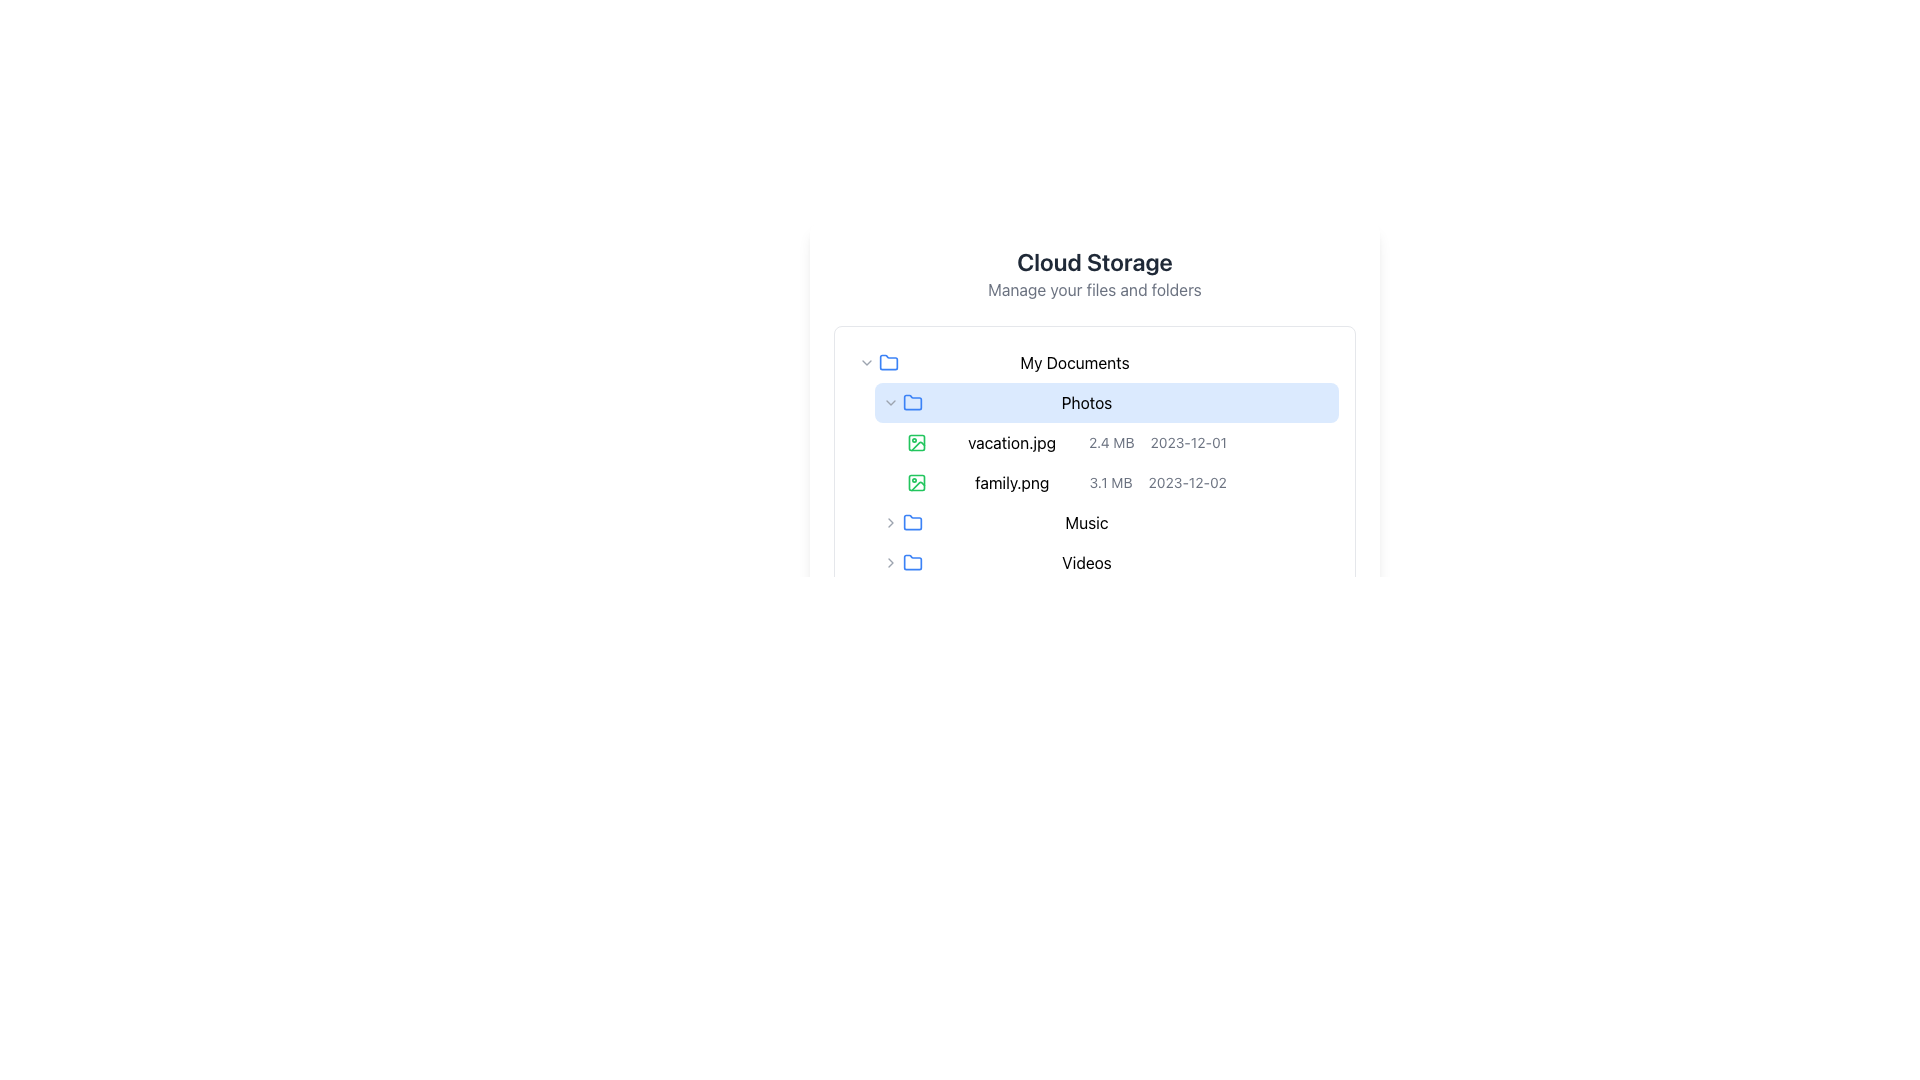 The image size is (1920, 1080). What do you see at coordinates (1085, 402) in the screenshot?
I see `the 'Photos' folder label, which is positioned directly below the 'My Documents' title in the file system interface` at bounding box center [1085, 402].